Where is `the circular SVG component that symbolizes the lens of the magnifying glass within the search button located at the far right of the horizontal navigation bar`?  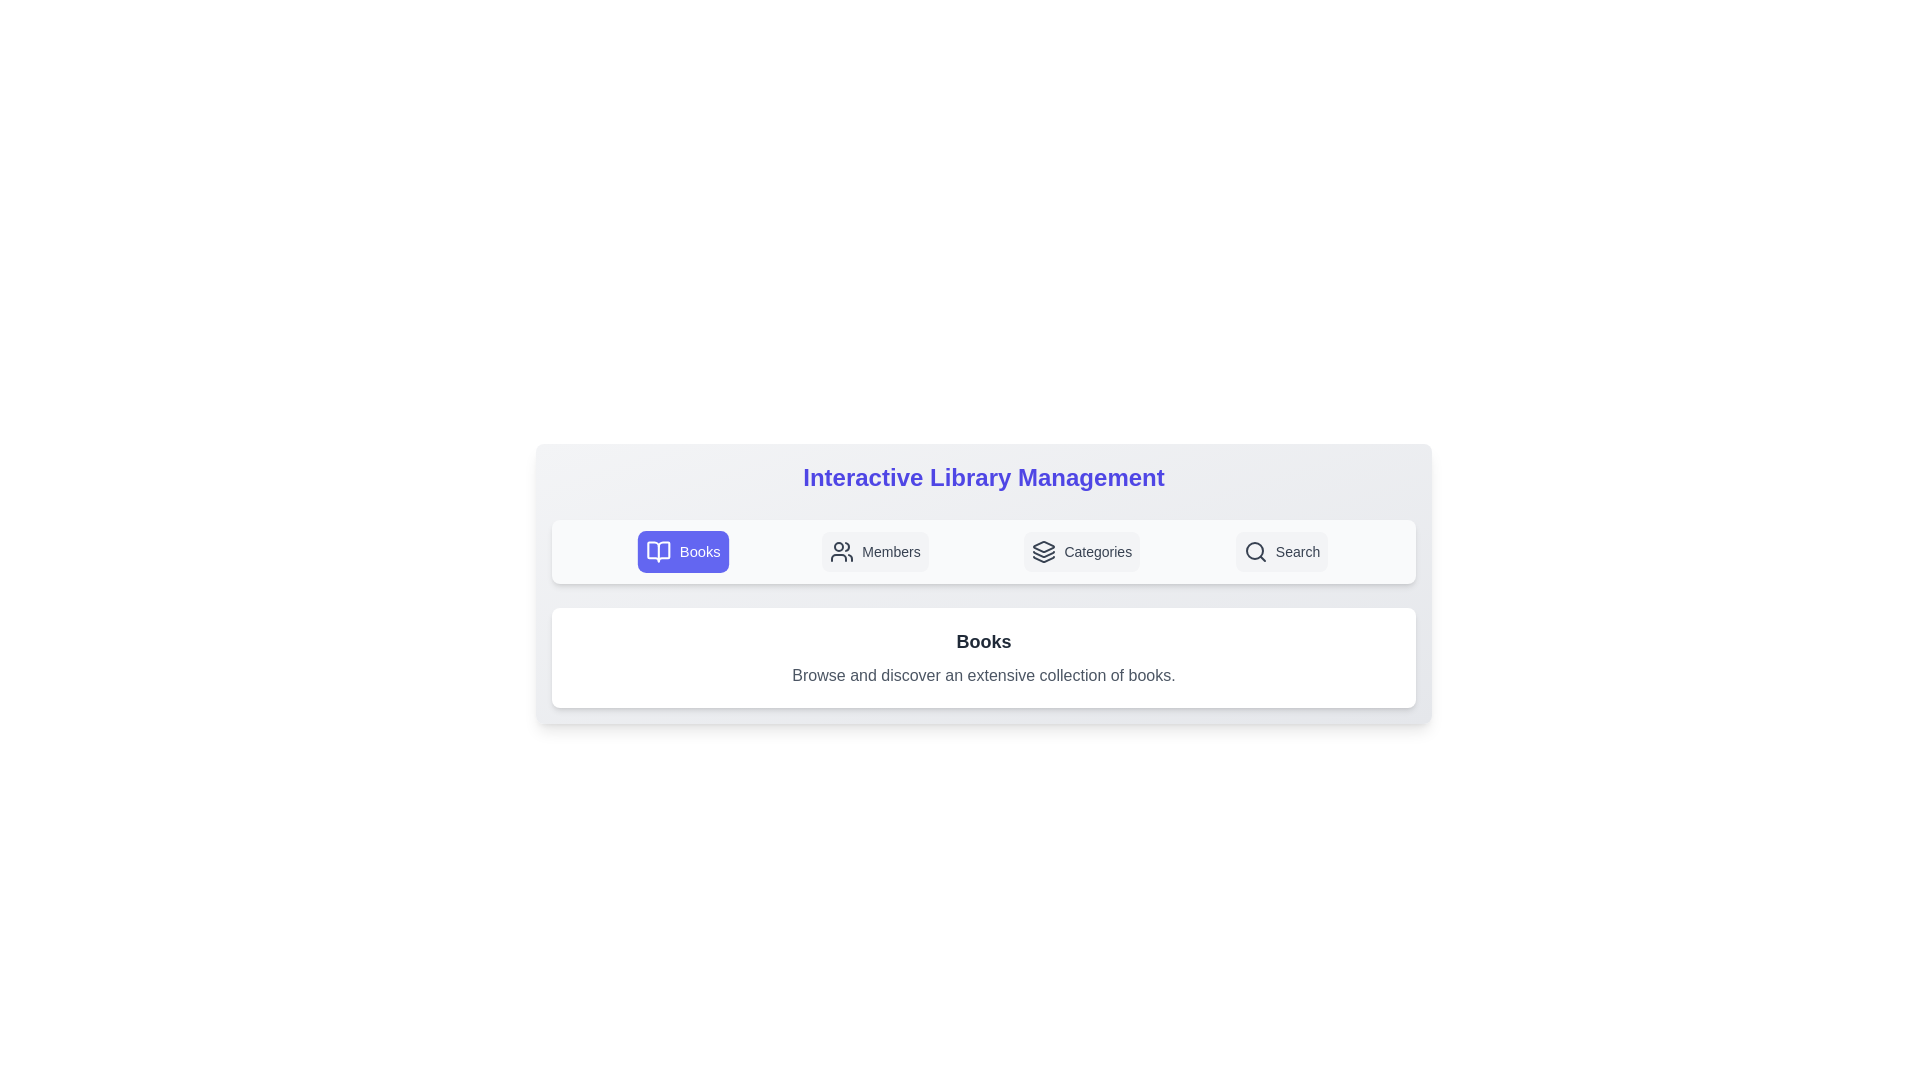
the circular SVG component that symbolizes the lens of the magnifying glass within the search button located at the far right of the horizontal navigation bar is located at coordinates (1253, 551).